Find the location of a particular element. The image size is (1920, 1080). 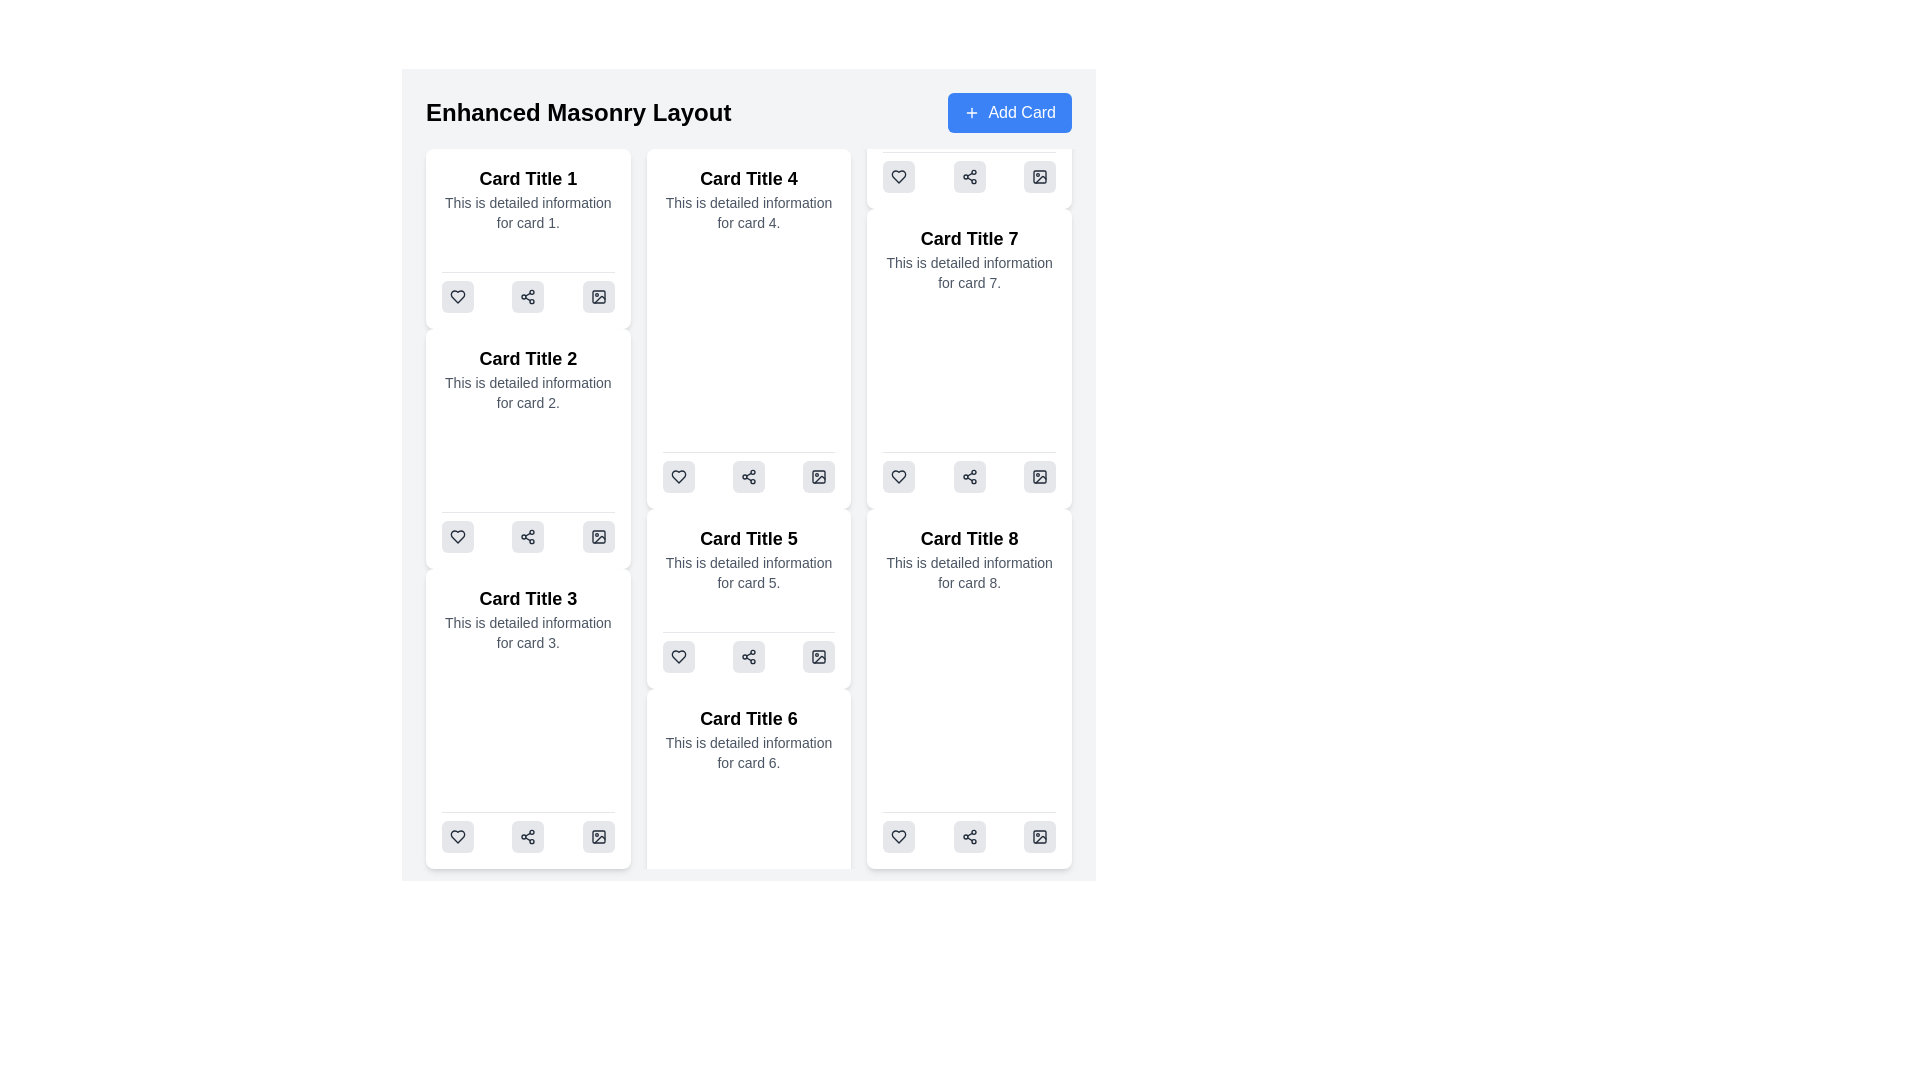

information displayed in the text area located inside the third card of the left column, positioned near the middle above the interactive elements is located at coordinates (528, 617).